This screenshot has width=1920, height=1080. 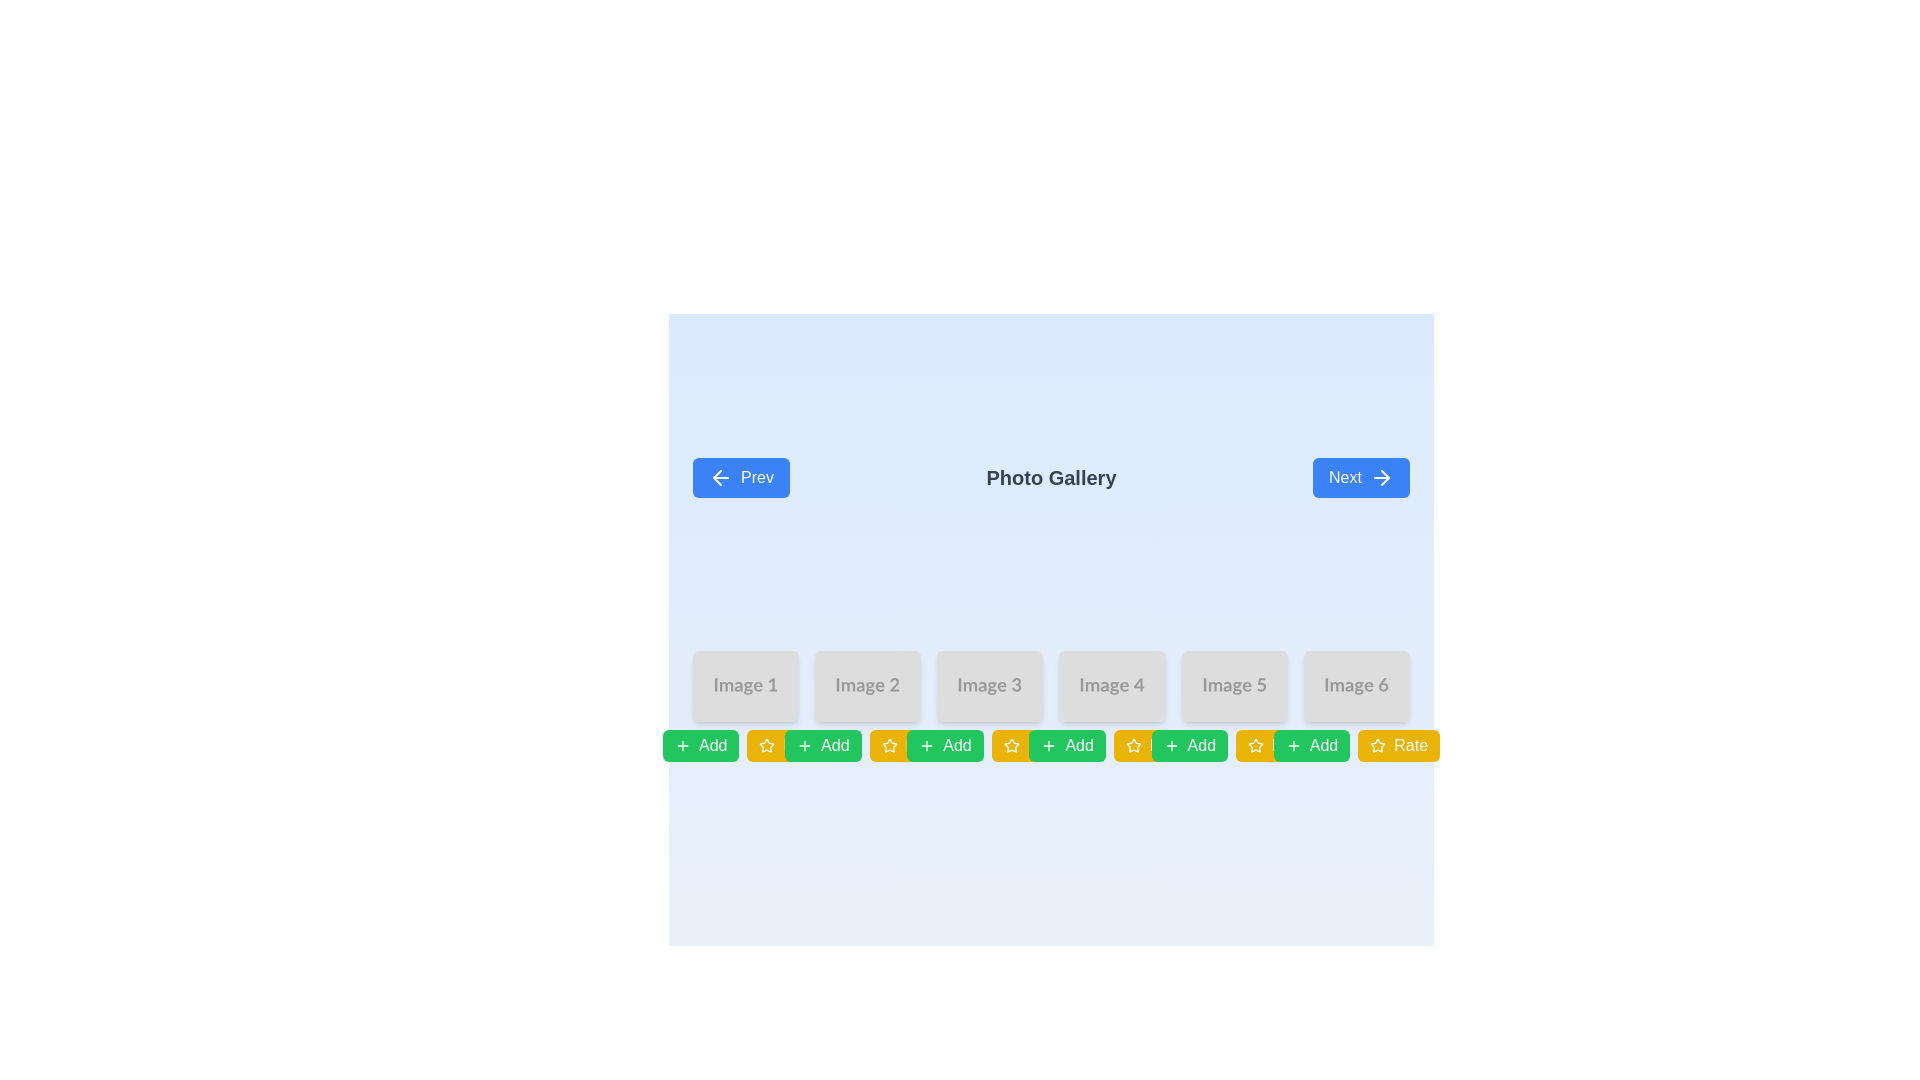 What do you see at coordinates (1324, 745) in the screenshot?
I see `the green rounded rectangular 'Add' button labeled 'Add' located in the toolbar beneath image thumbnails` at bounding box center [1324, 745].